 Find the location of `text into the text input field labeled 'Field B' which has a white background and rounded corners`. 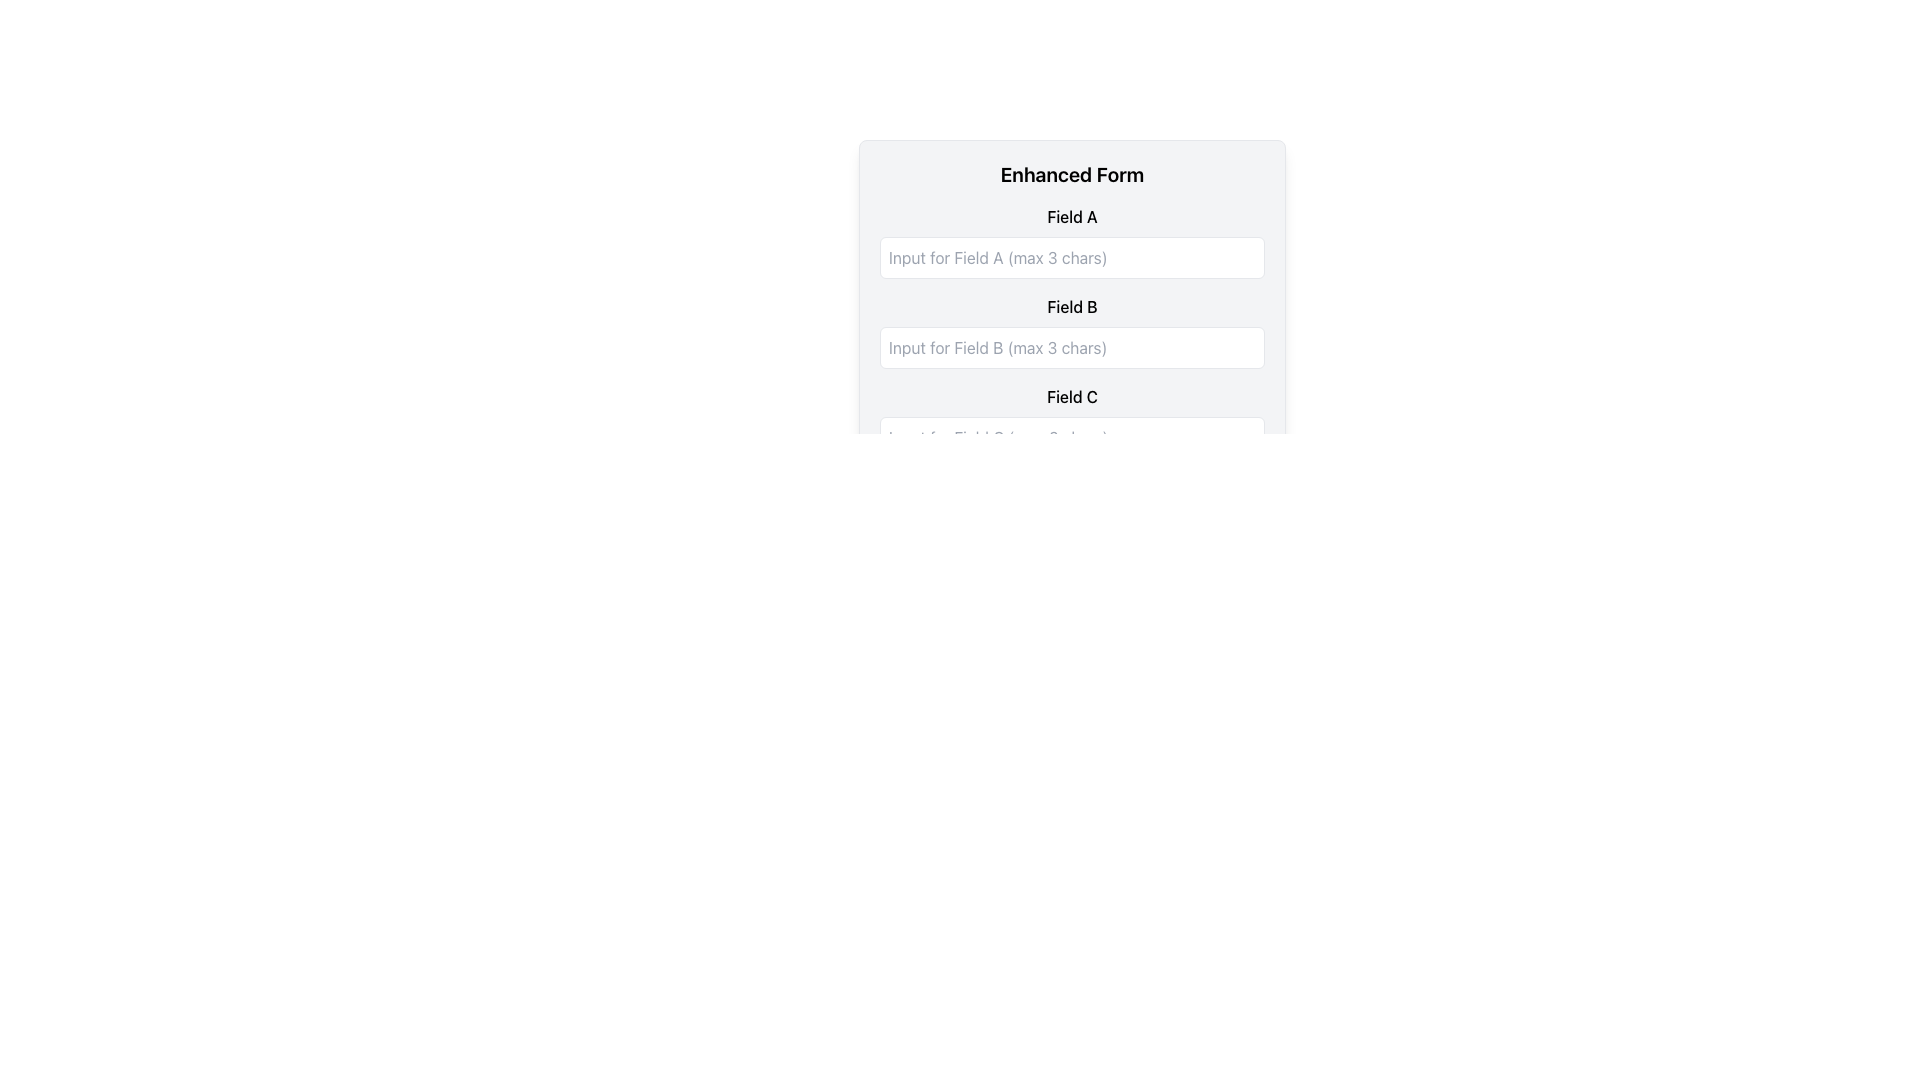

text into the text input field labeled 'Field B' which has a white background and rounded corners is located at coordinates (1071, 337).